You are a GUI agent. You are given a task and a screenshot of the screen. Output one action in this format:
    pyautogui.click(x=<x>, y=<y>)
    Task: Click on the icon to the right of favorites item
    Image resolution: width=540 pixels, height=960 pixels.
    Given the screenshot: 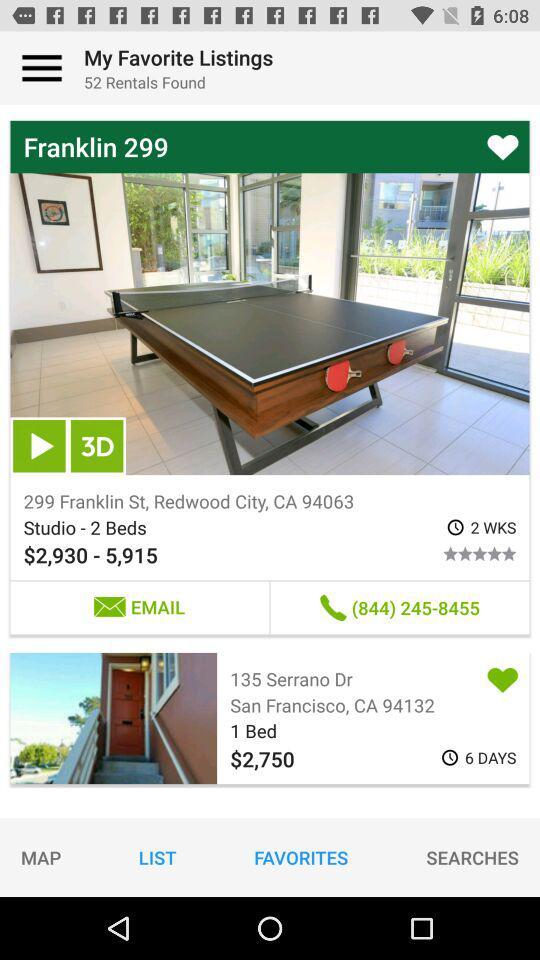 What is the action you would take?
    pyautogui.click(x=472, y=856)
    